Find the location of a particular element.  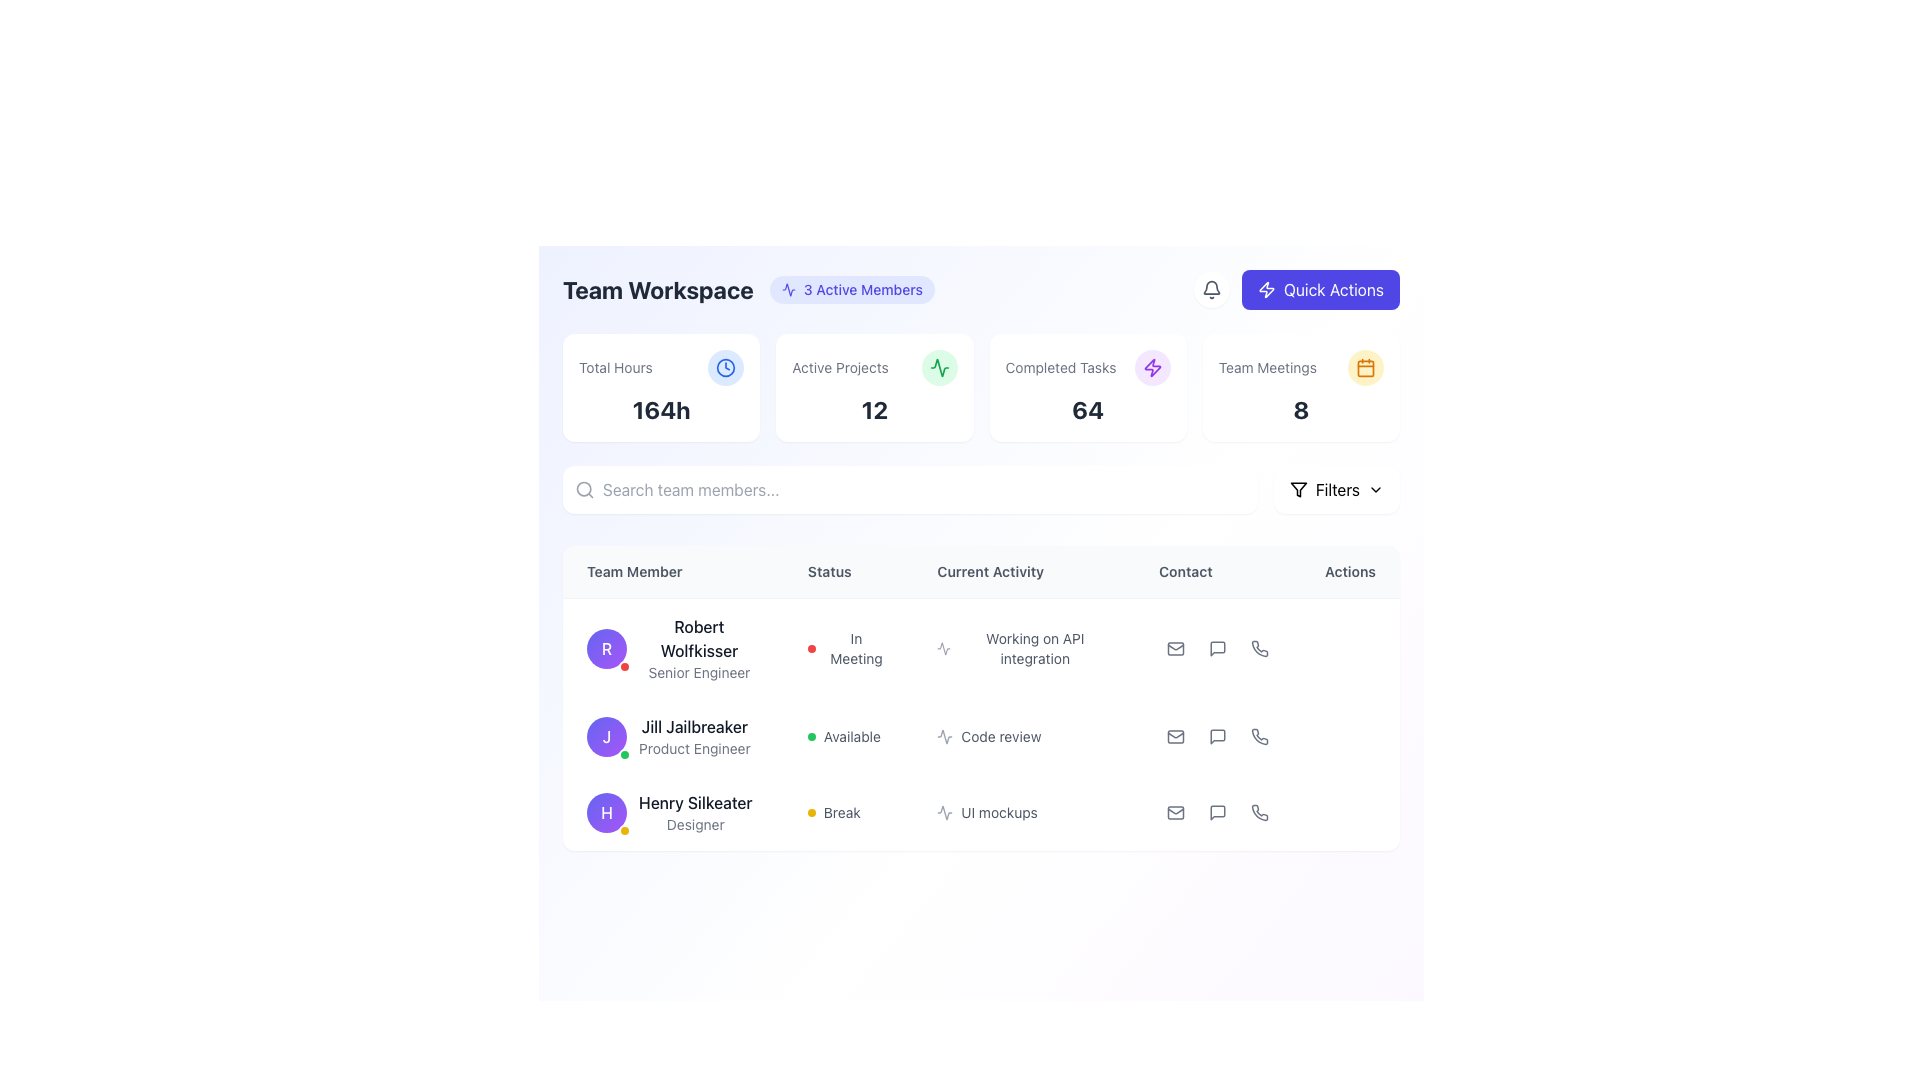

the speech bubble icon in light gray, located centrally between the mail envelope and telephone receiver icons under the 'Actions' column for the second user, Jill Jailbreaker is located at coordinates (1217, 736).